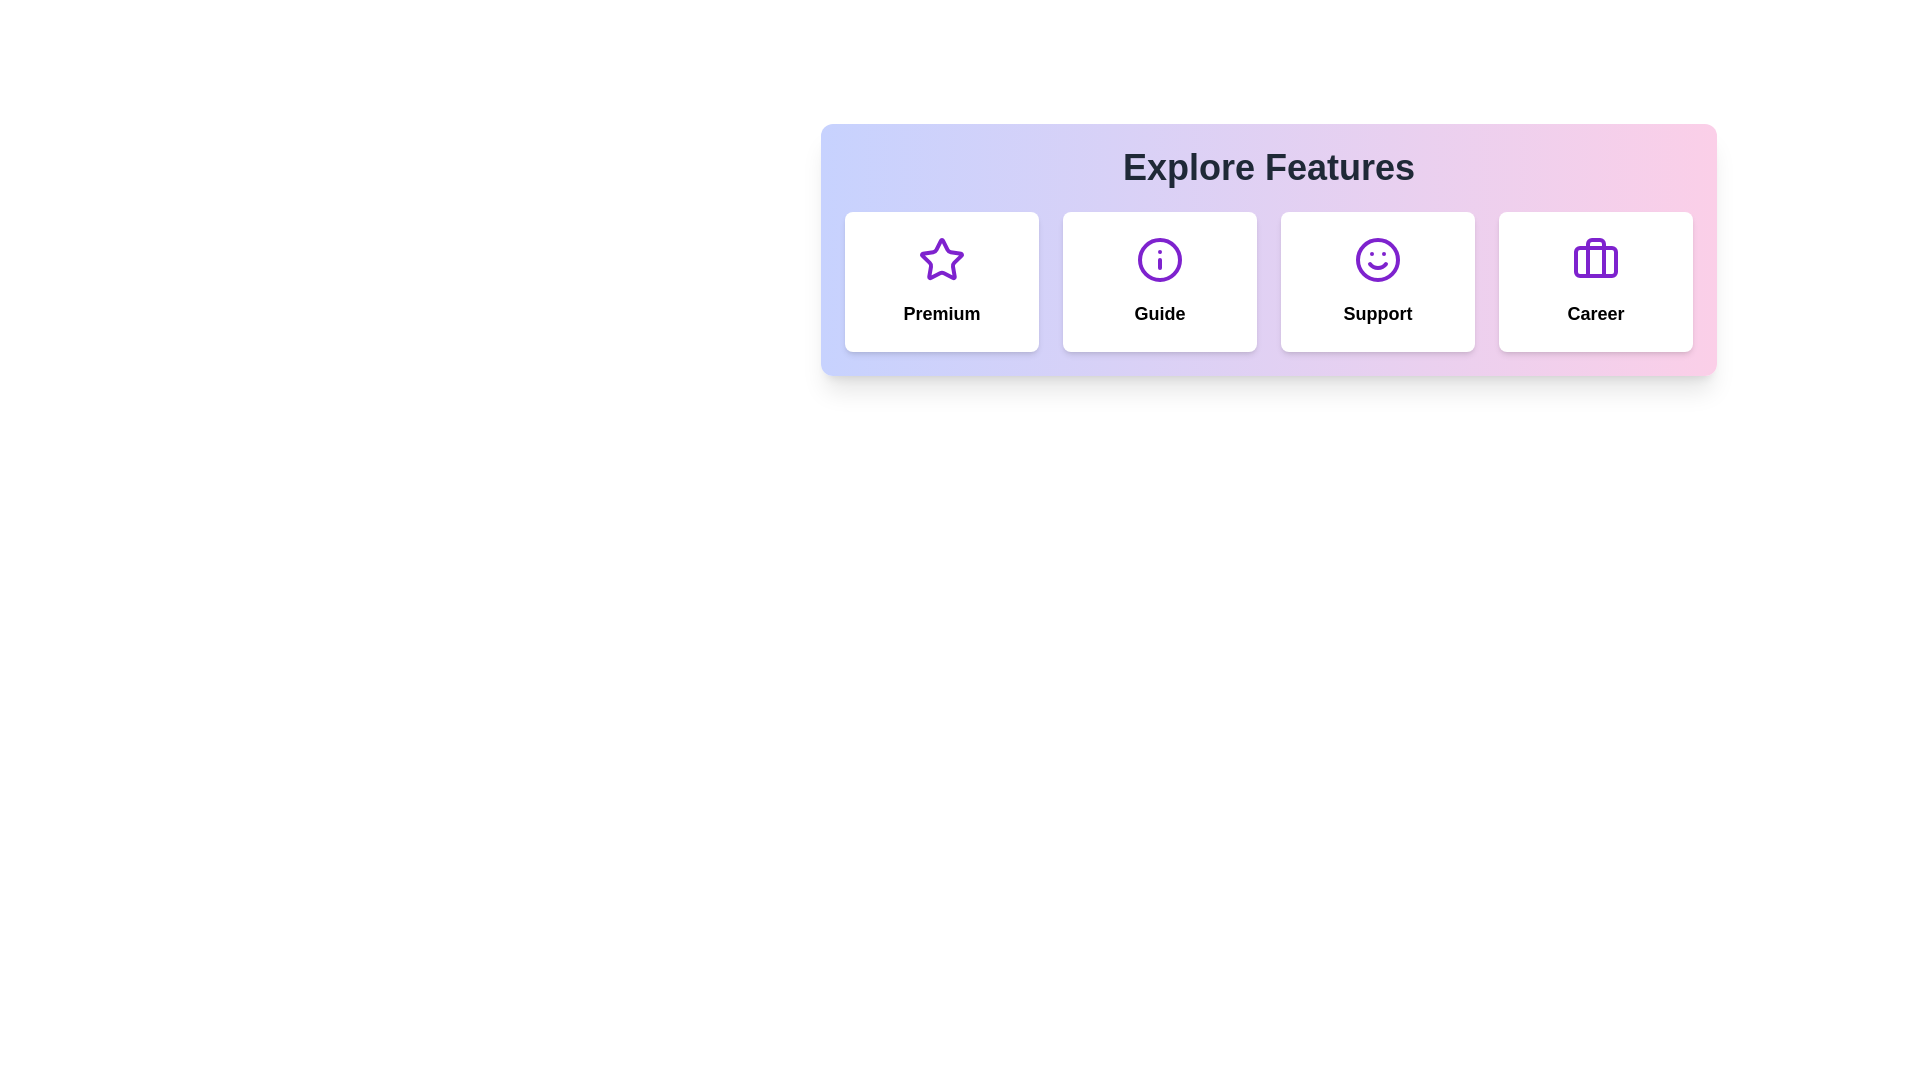 The height and width of the screenshot is (1080, 1920). What do you see at coordinates (1376, 313) in the screenshot?
I see `the text label 'Support' that is centrally positioned within its card interface` at bounding box center [1376, 313].